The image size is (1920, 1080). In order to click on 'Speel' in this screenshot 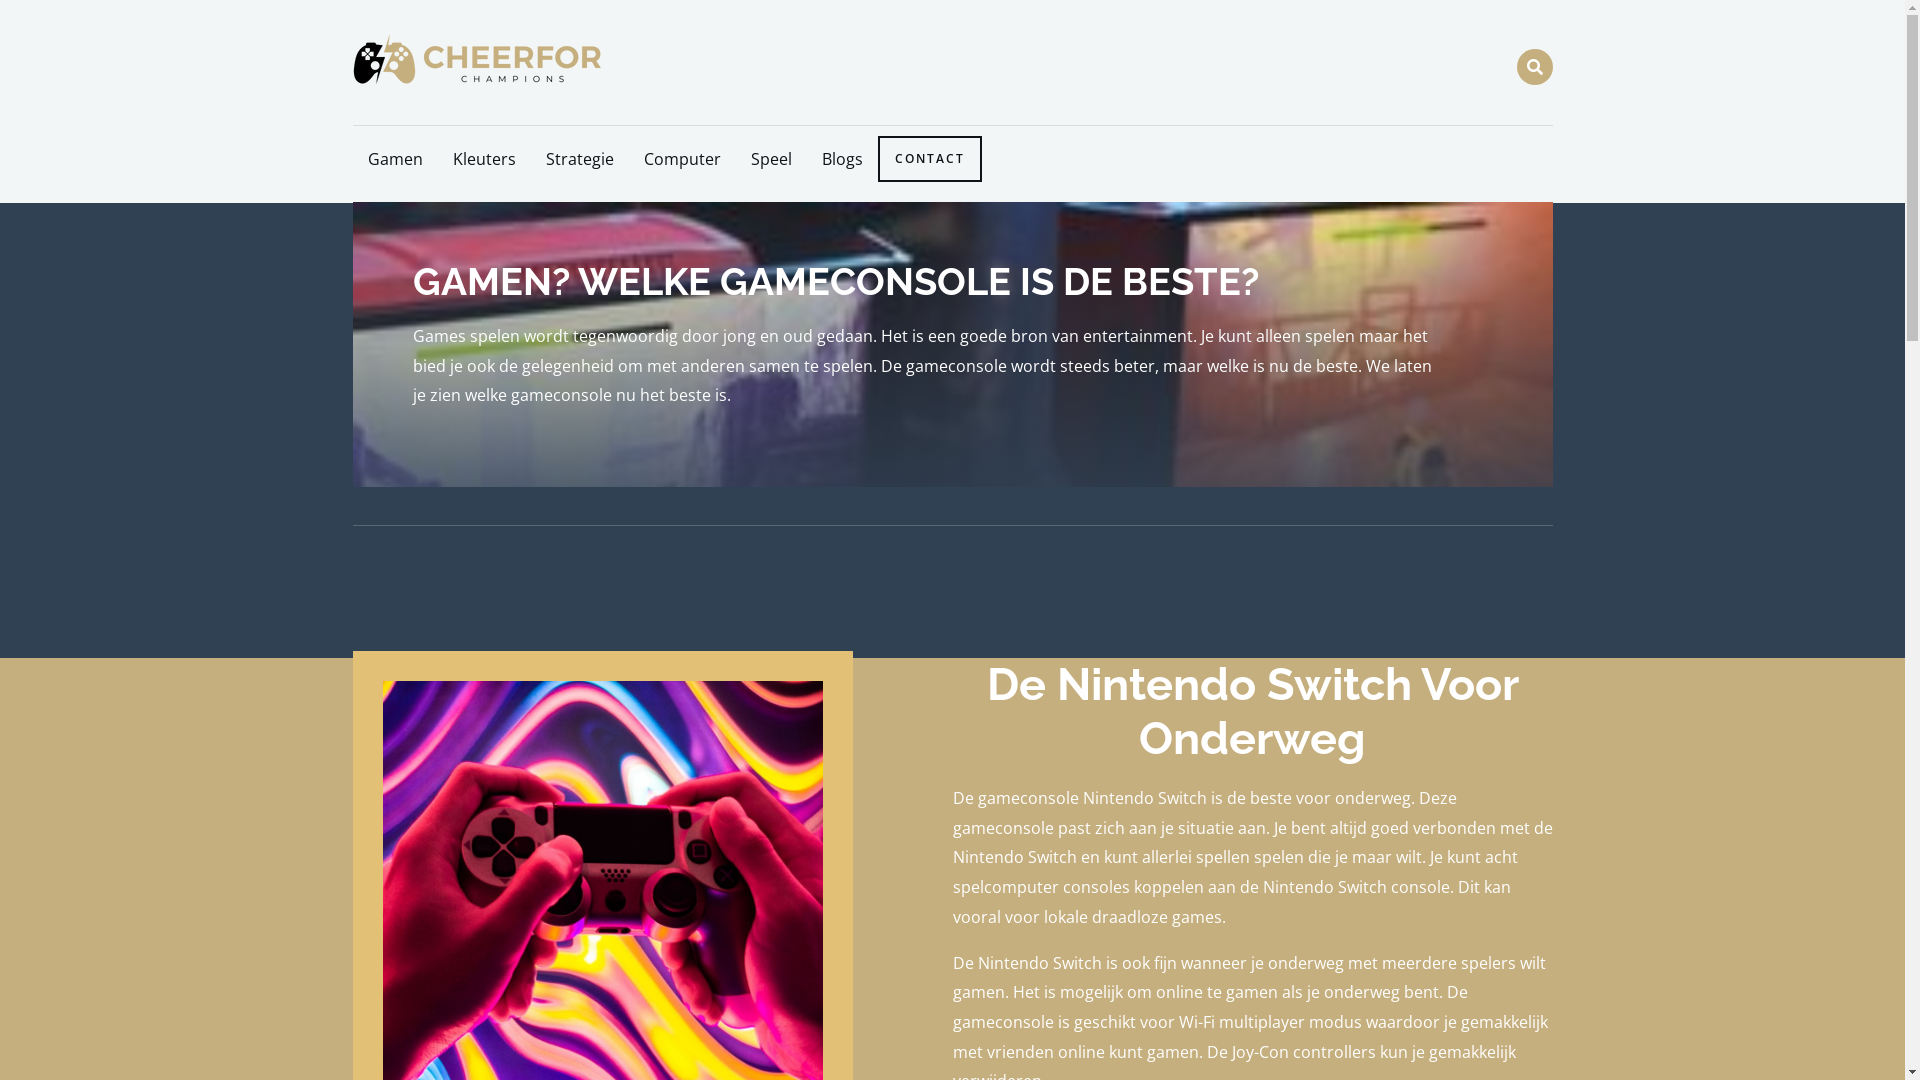, I will do `click(770, 157)`.